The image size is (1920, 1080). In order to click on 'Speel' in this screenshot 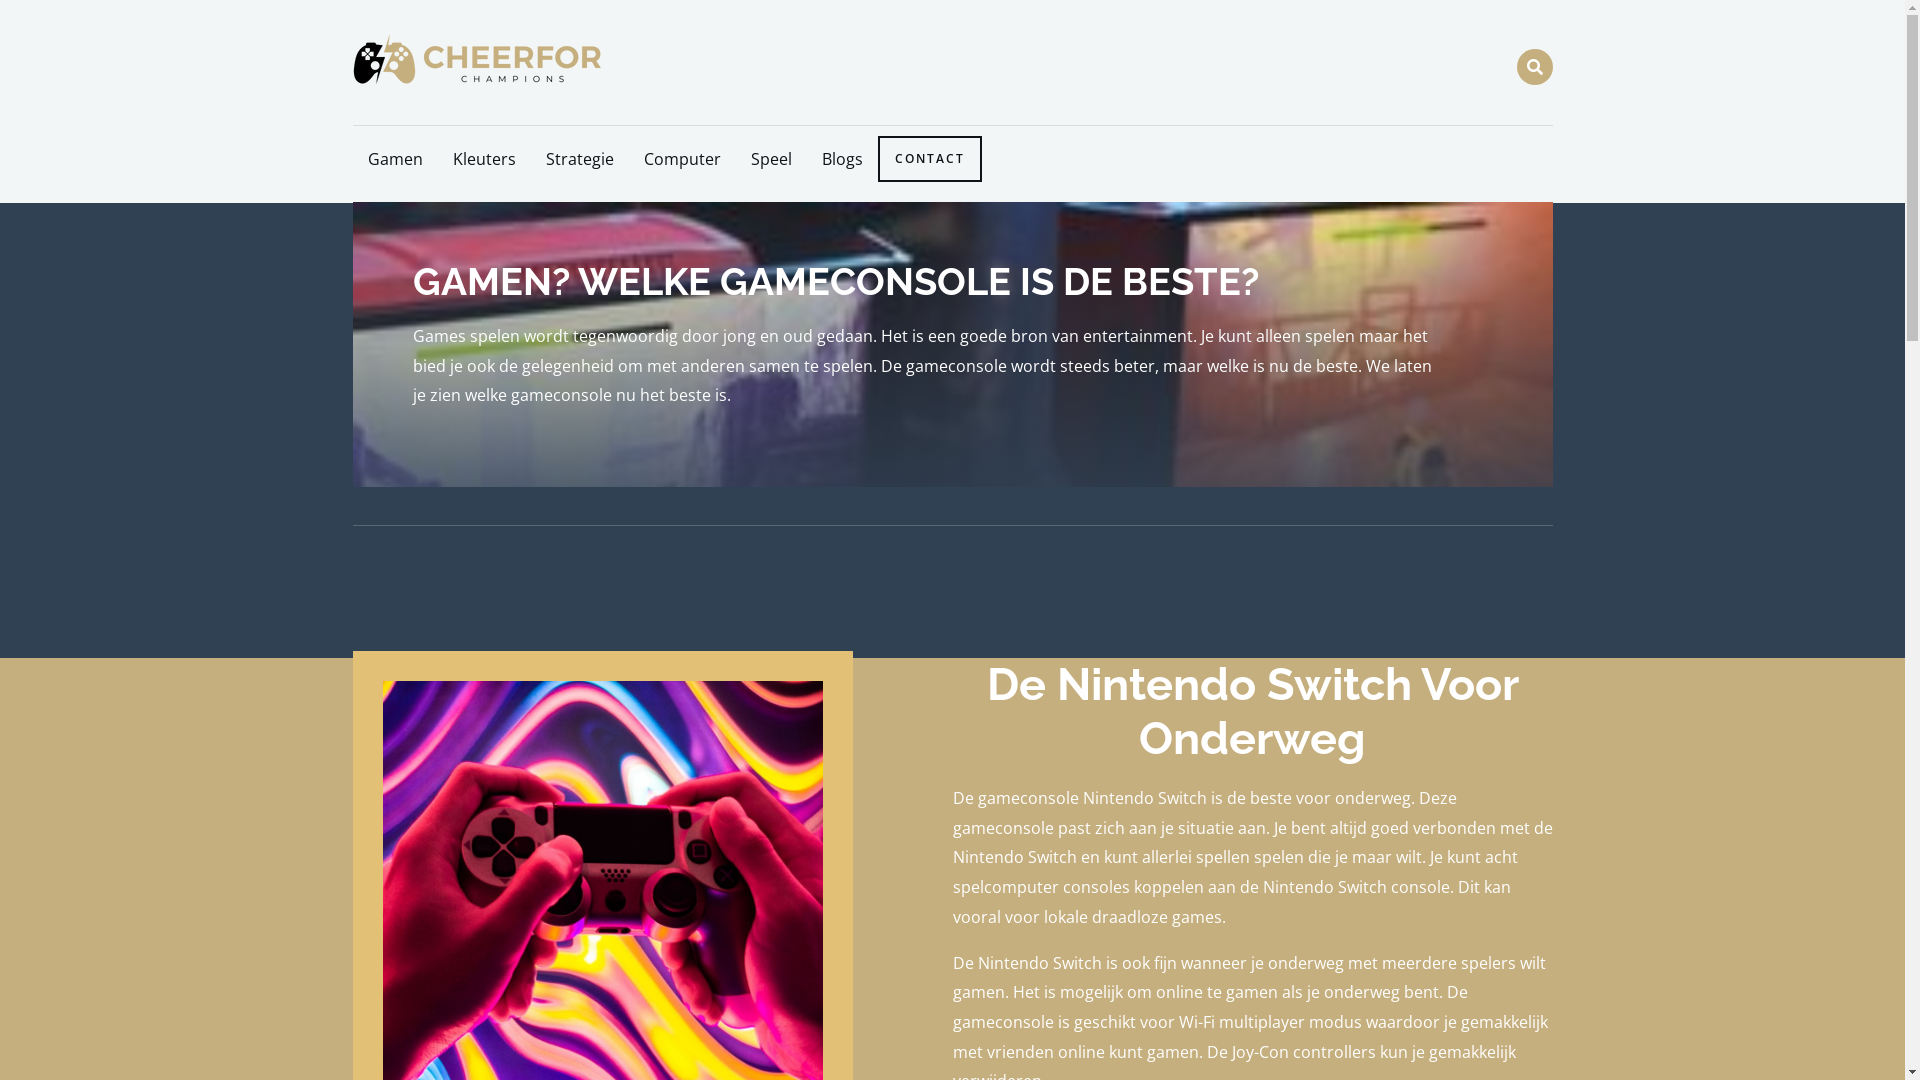, I will do `click(770, 157)`.